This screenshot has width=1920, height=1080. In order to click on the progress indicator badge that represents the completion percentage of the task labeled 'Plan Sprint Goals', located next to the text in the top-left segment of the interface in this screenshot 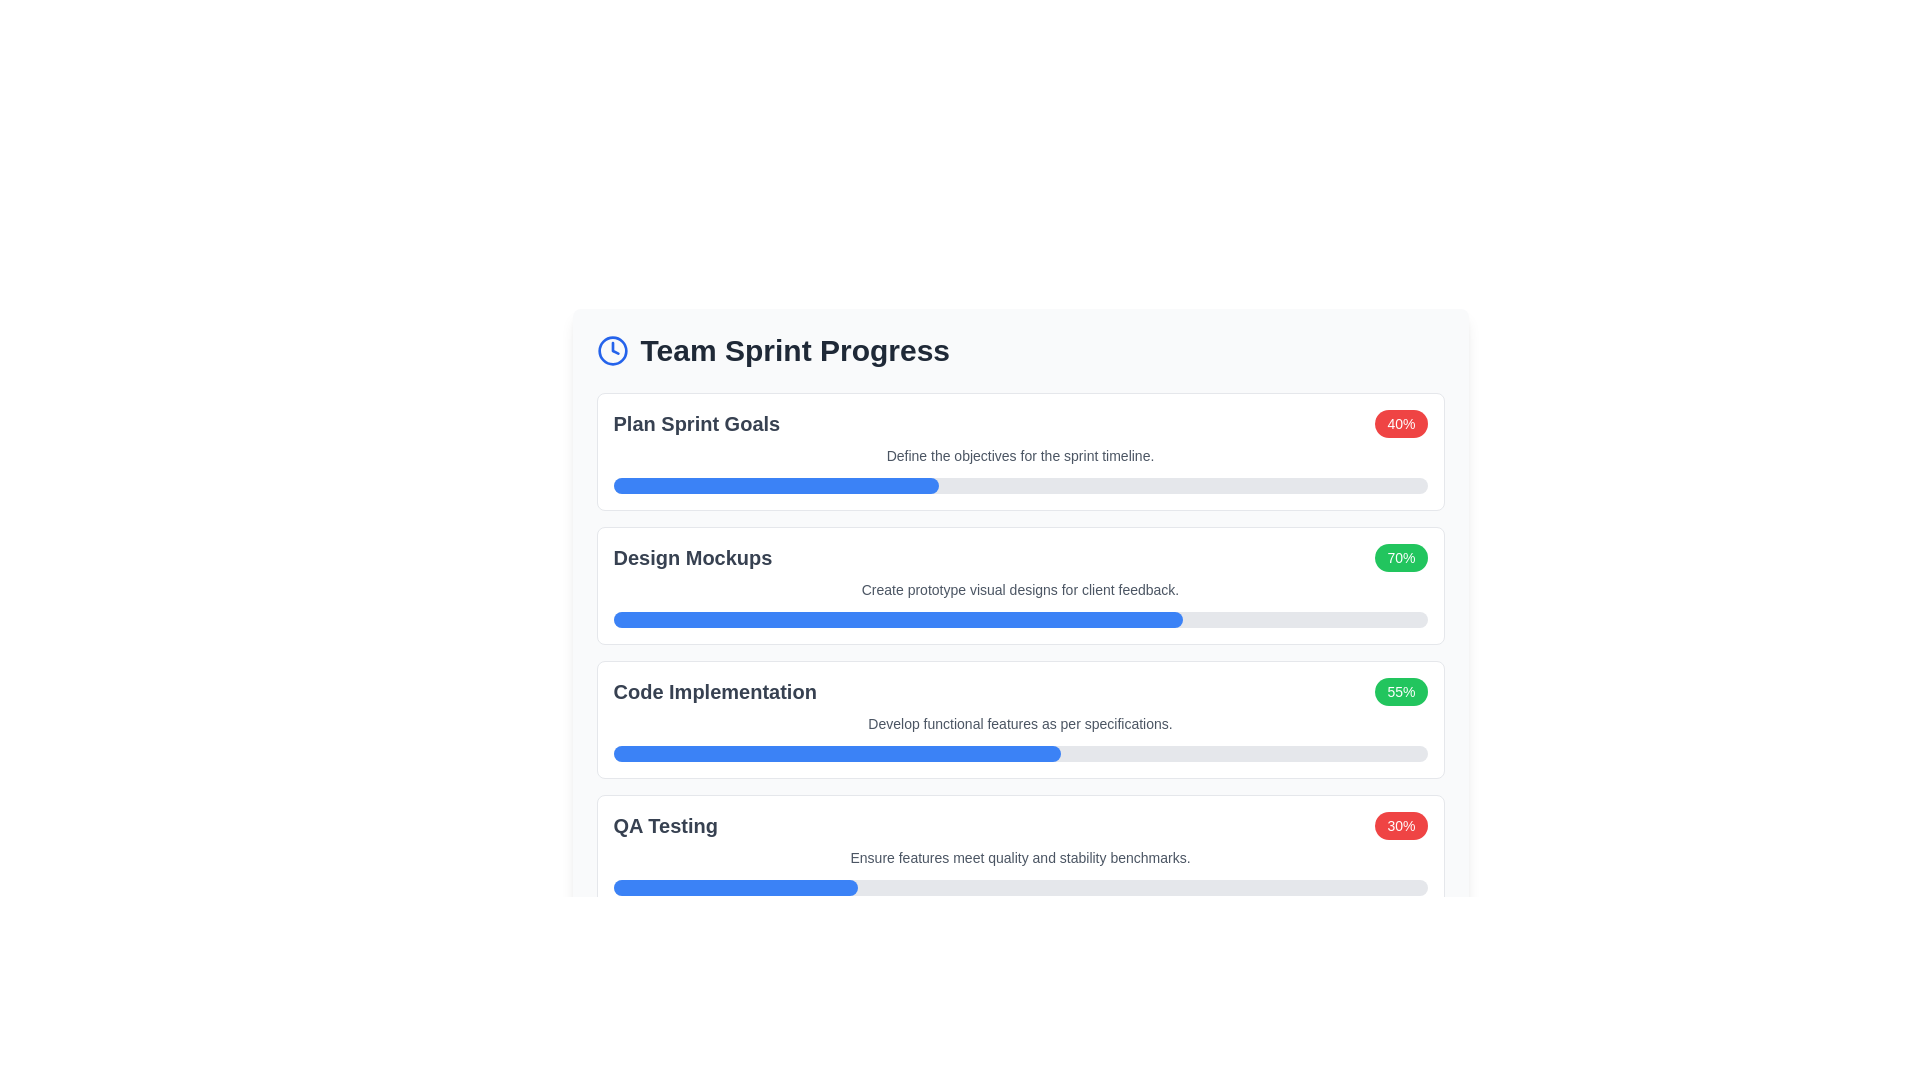, I will do `click(1400, 423)`.